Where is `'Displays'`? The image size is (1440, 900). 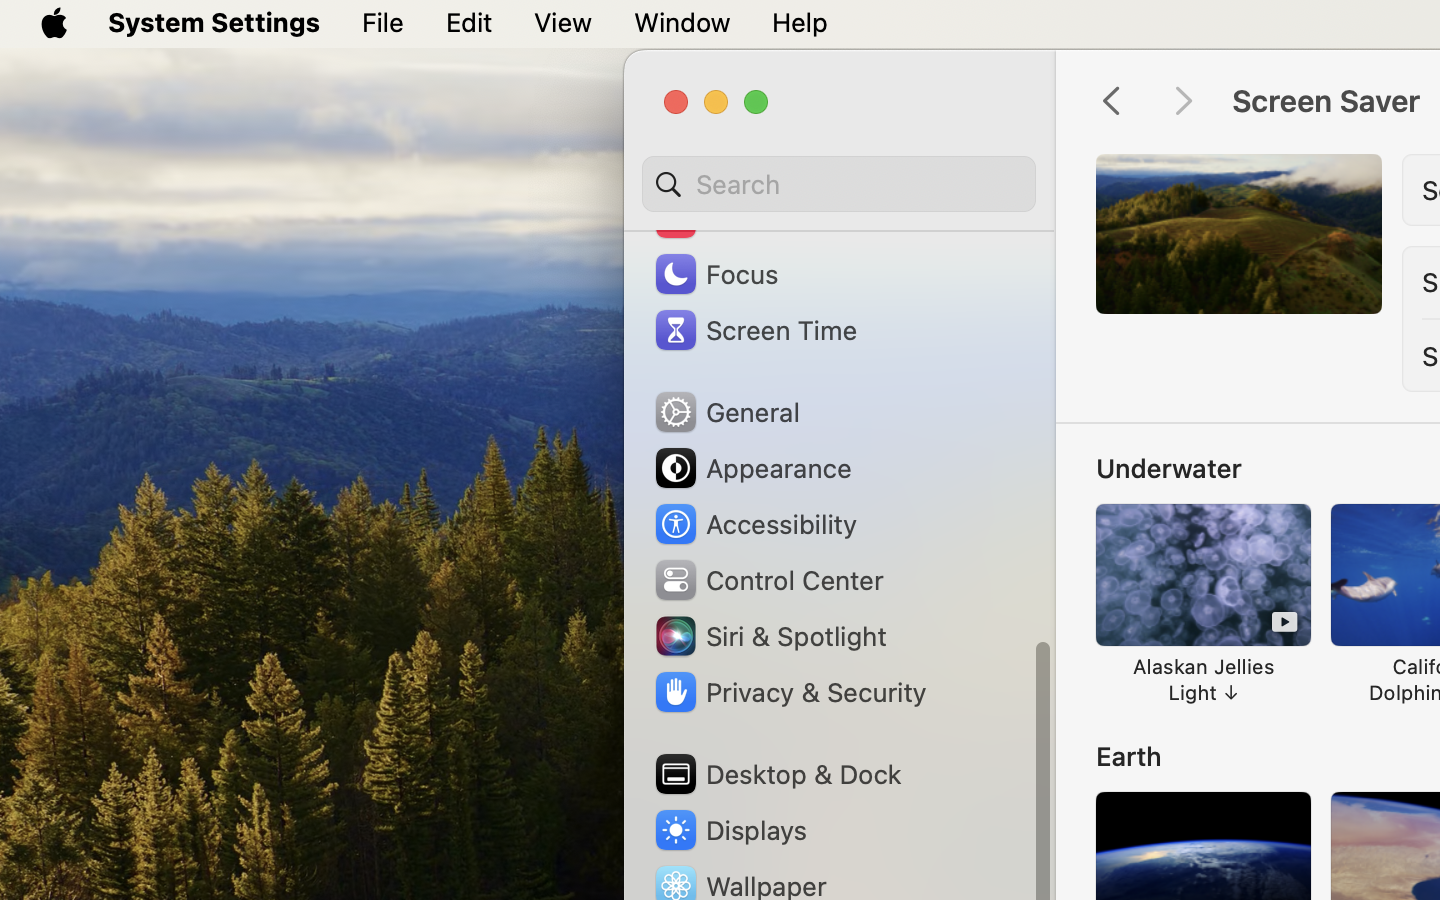 'Displays' is located at coordinates (728, 829).